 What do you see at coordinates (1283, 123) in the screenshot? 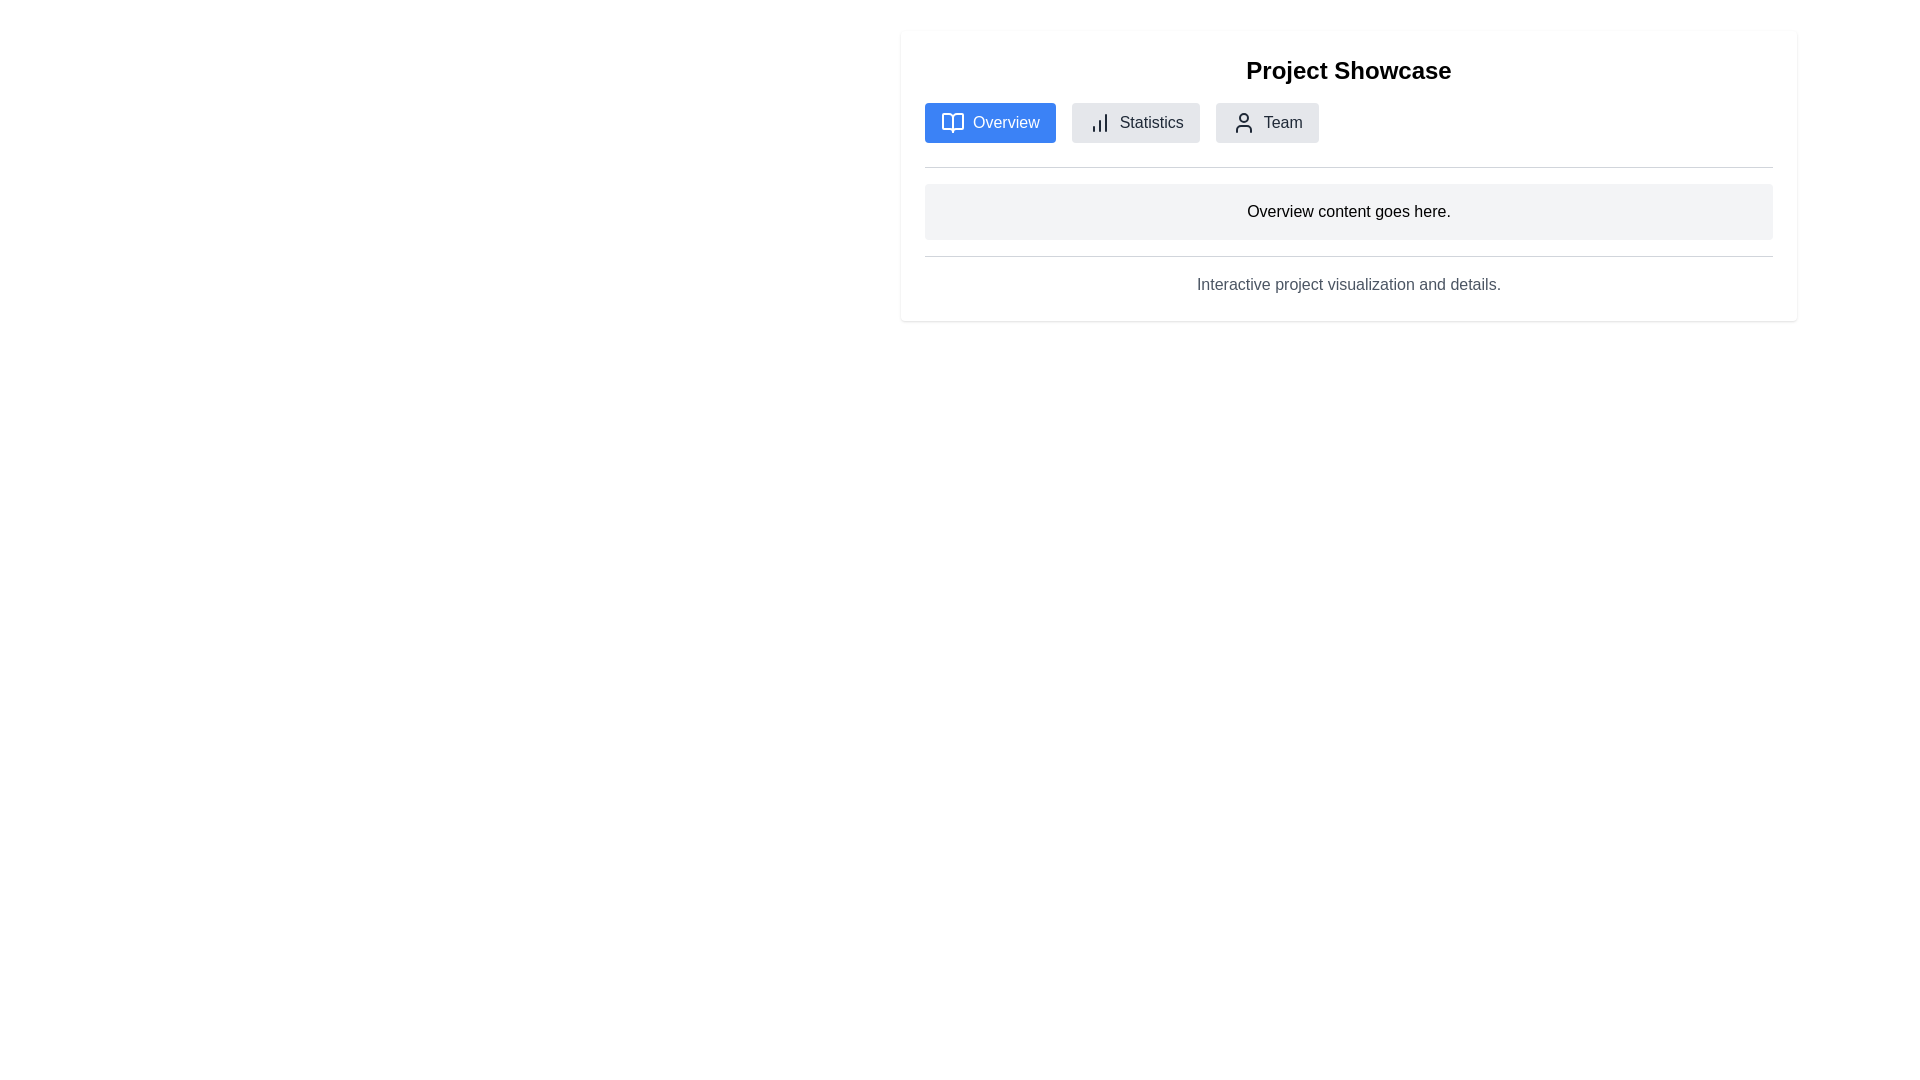
I see `the gray button containing the 'Team' label` at bounding box center [1283, 123].